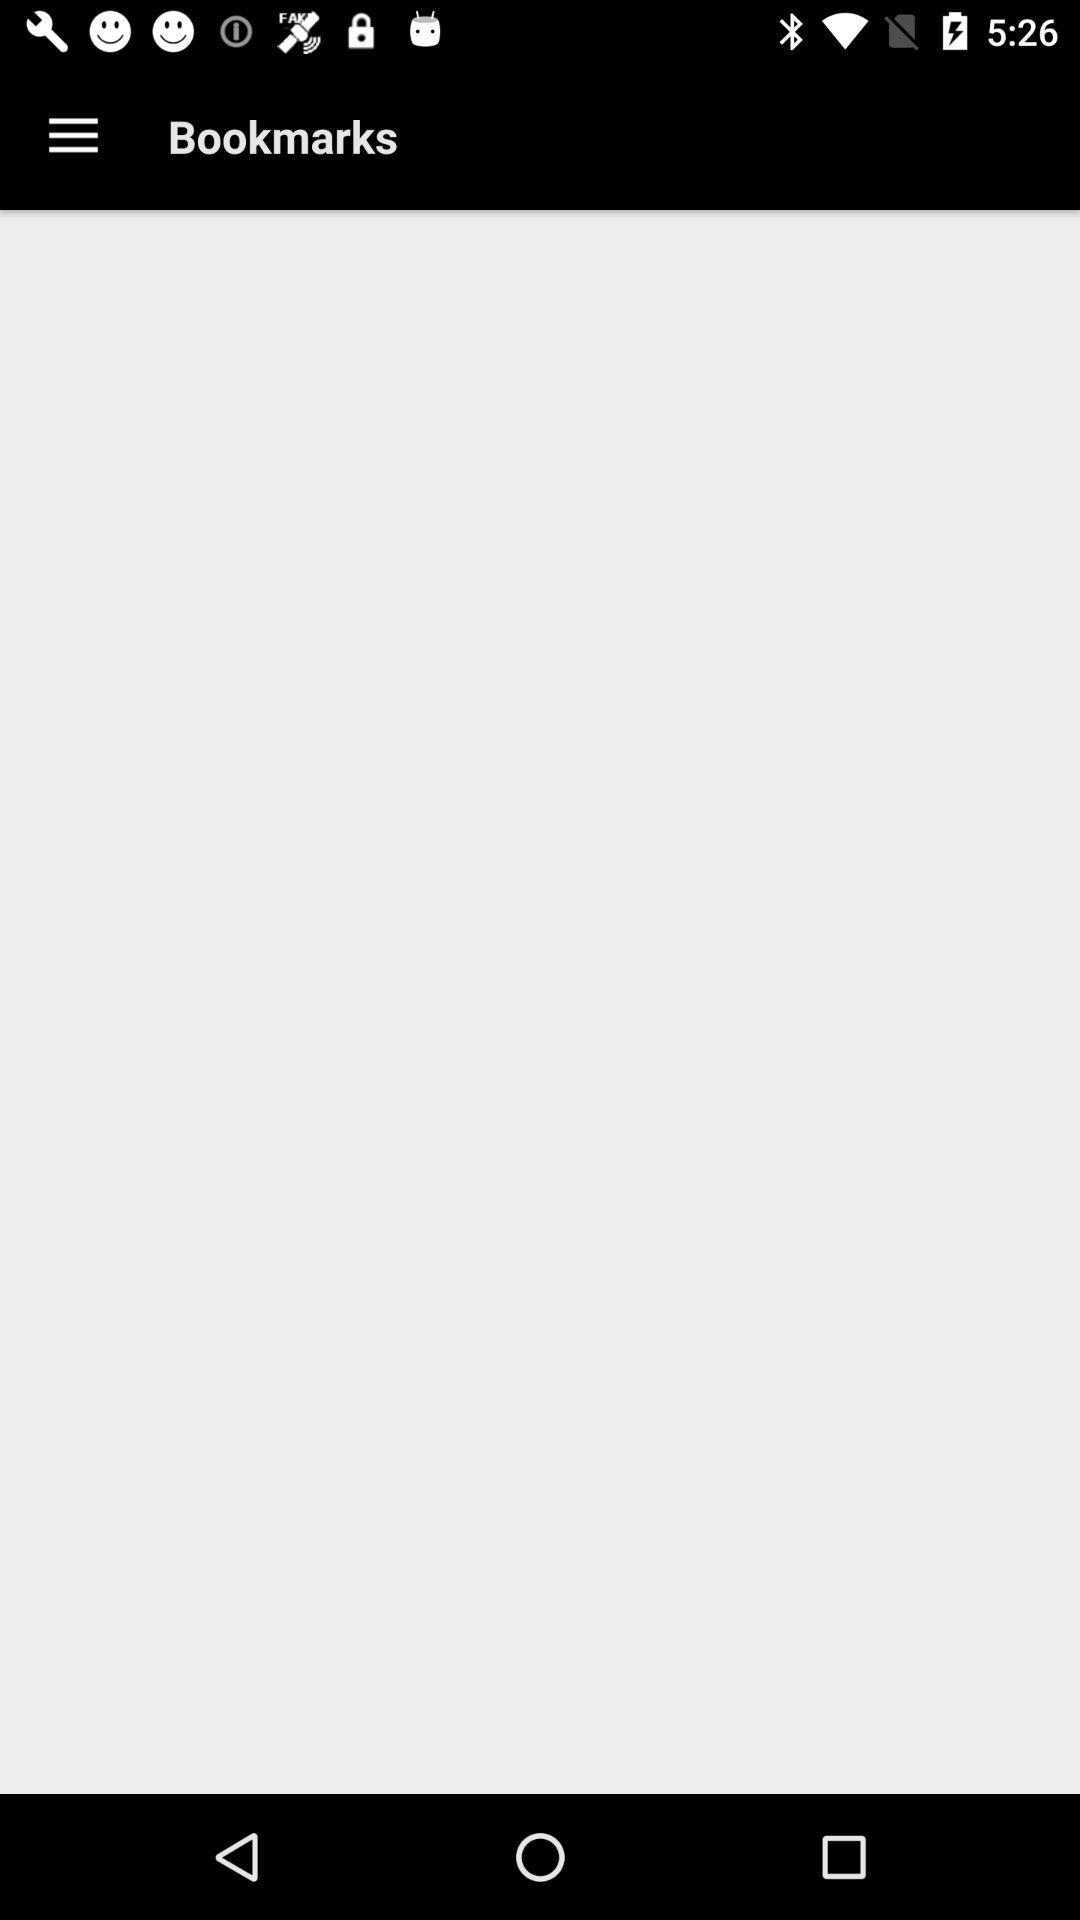 The width and height of the screenshot is (1080, 1920). Describe the element at coordinates (72, 135) in the screenshot. I see `the icon next to bookmarks` at that location.